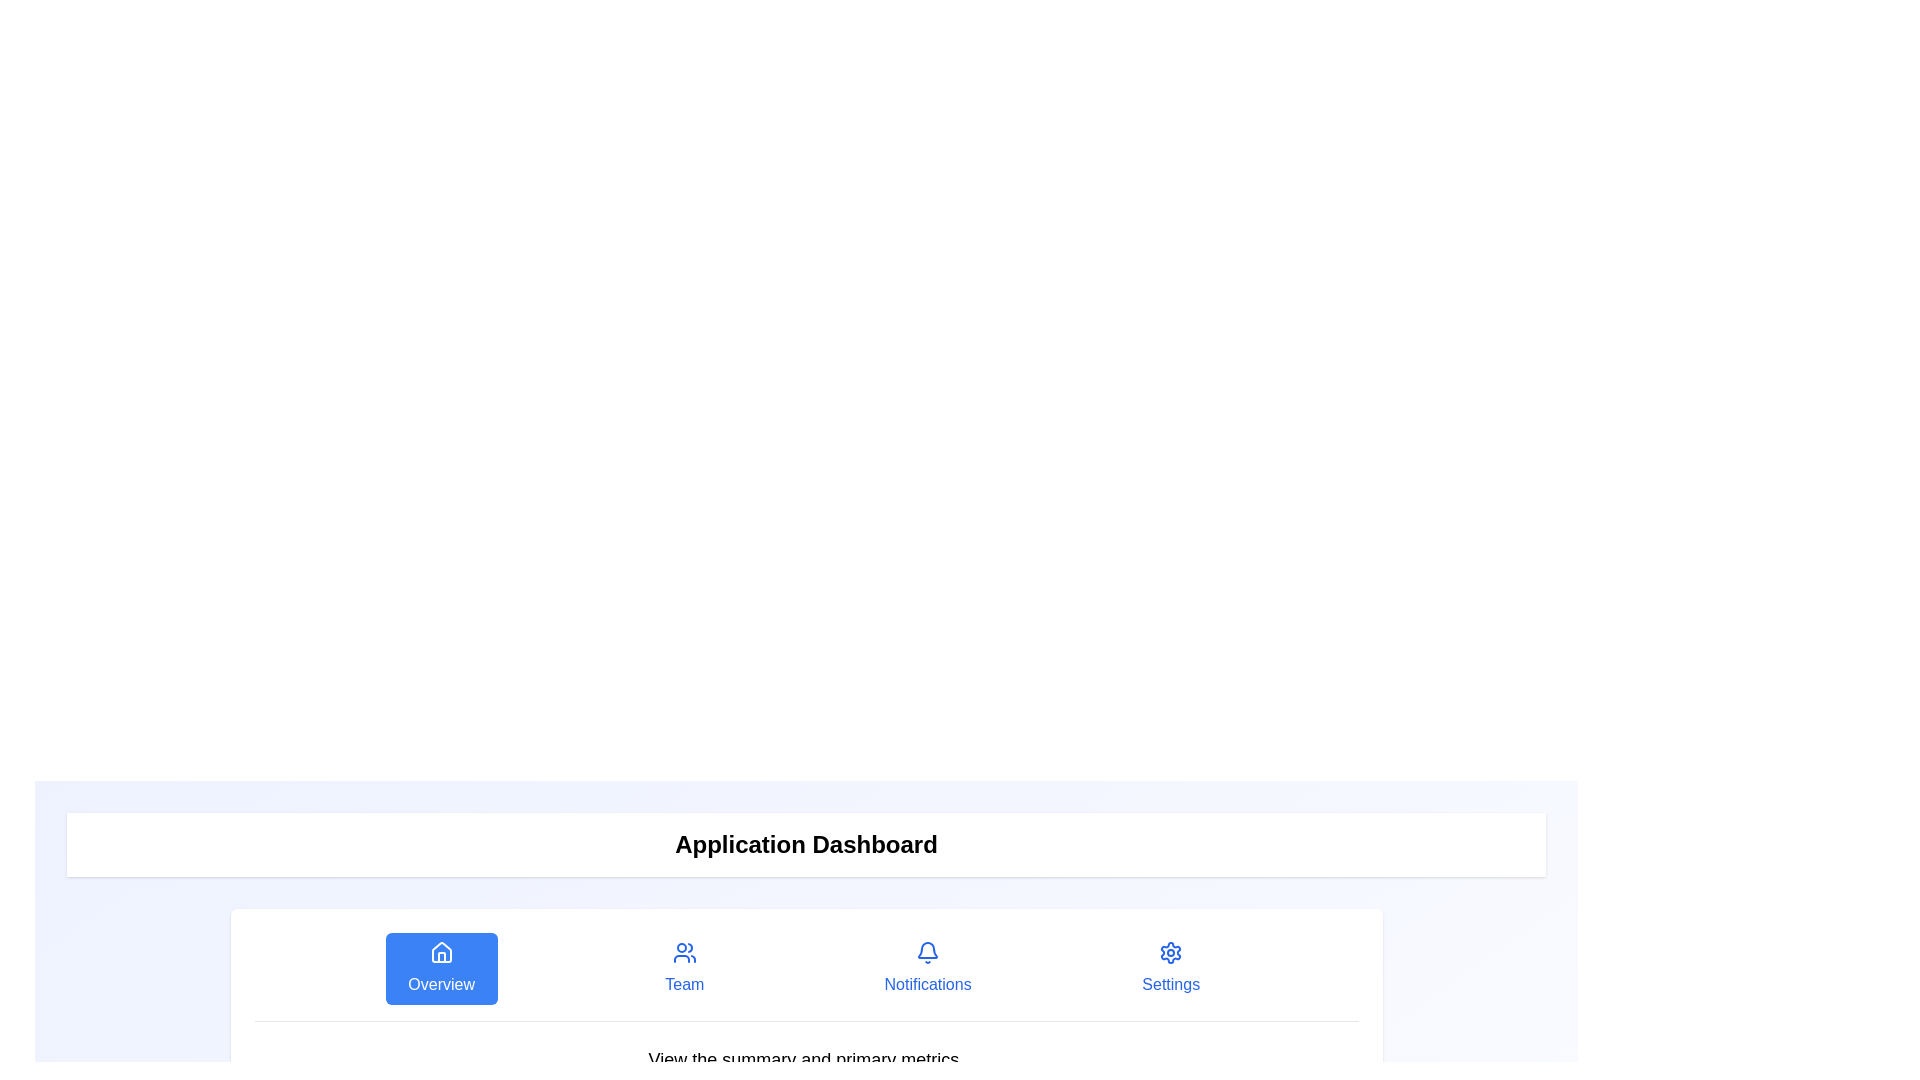 The height and width of the screenshot is (1080, 1920). Describe the element at coordinates (927, 967) in the screenshot. I see `the notifications button located in the menu bar beneath the 'Application Dashboard' header` at that location.